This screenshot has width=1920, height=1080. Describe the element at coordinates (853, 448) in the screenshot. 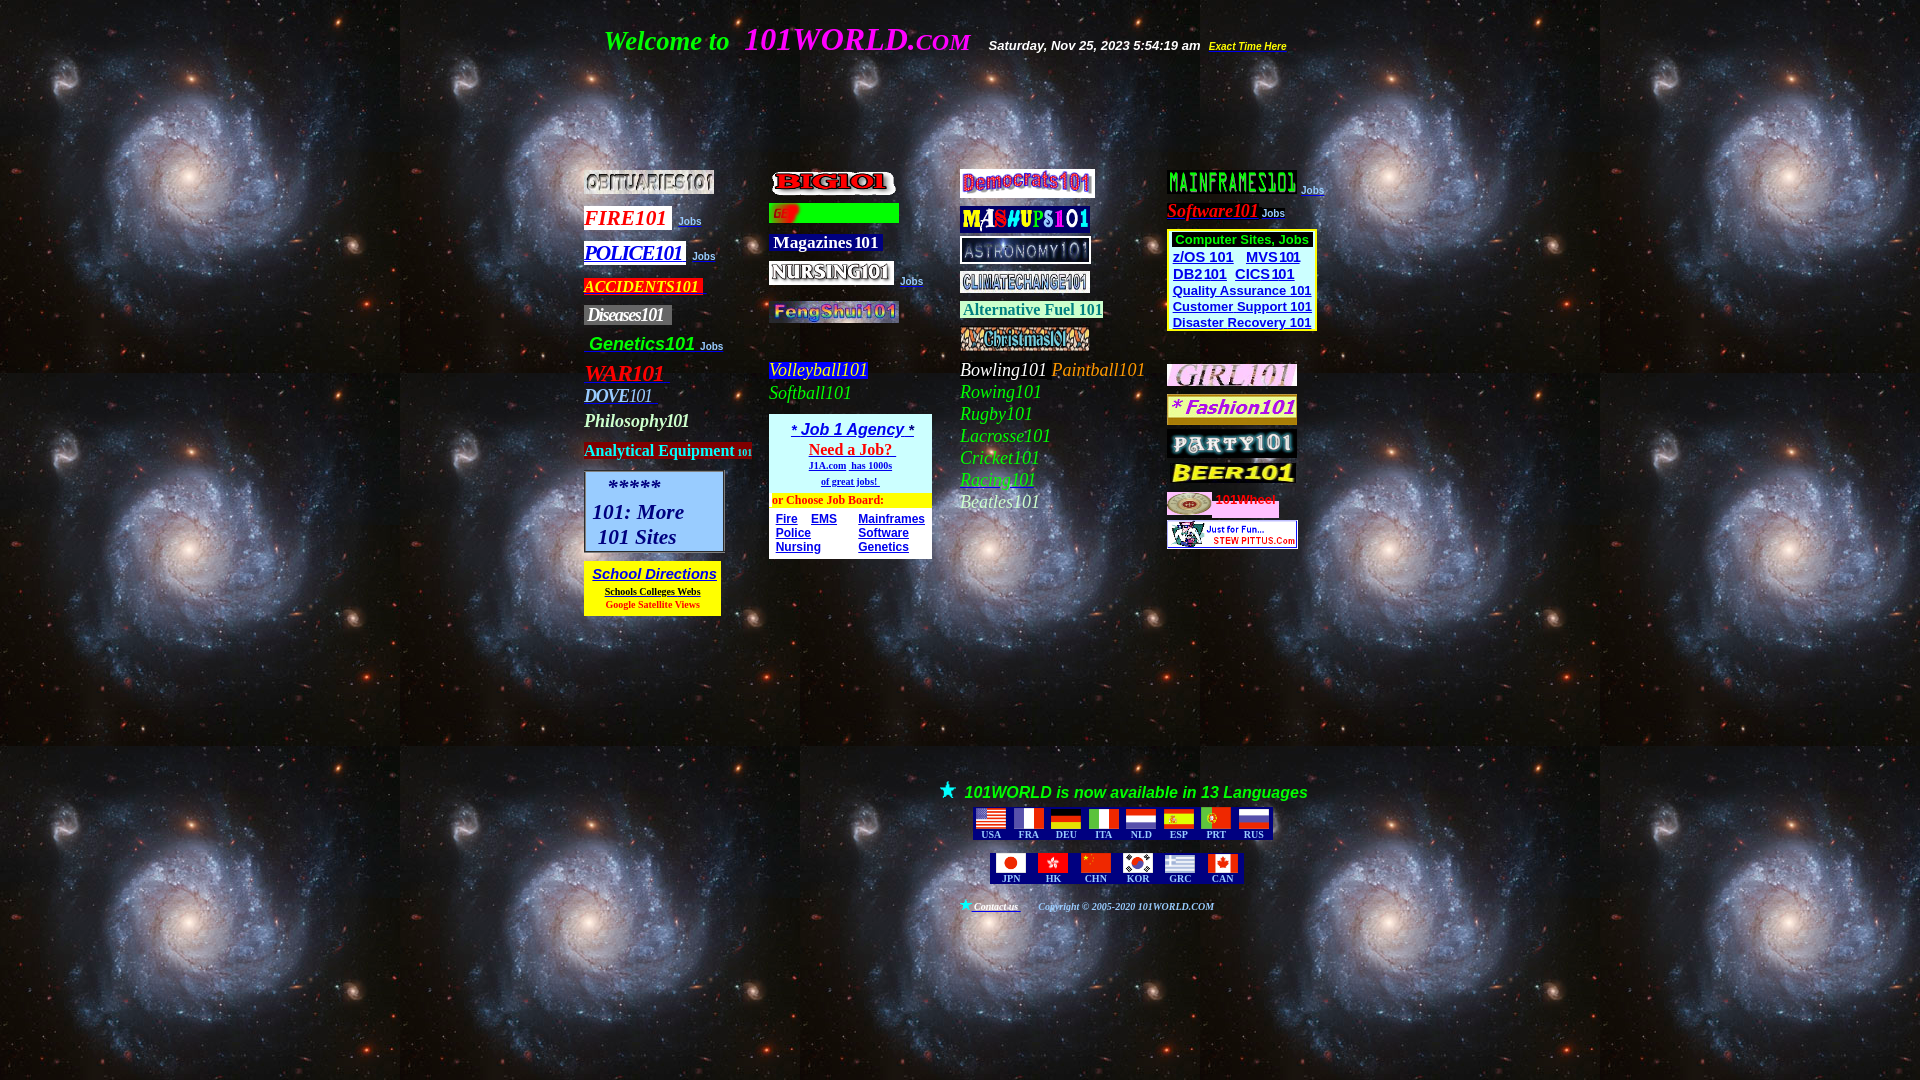

I see `'Need a Job? '` at that location.